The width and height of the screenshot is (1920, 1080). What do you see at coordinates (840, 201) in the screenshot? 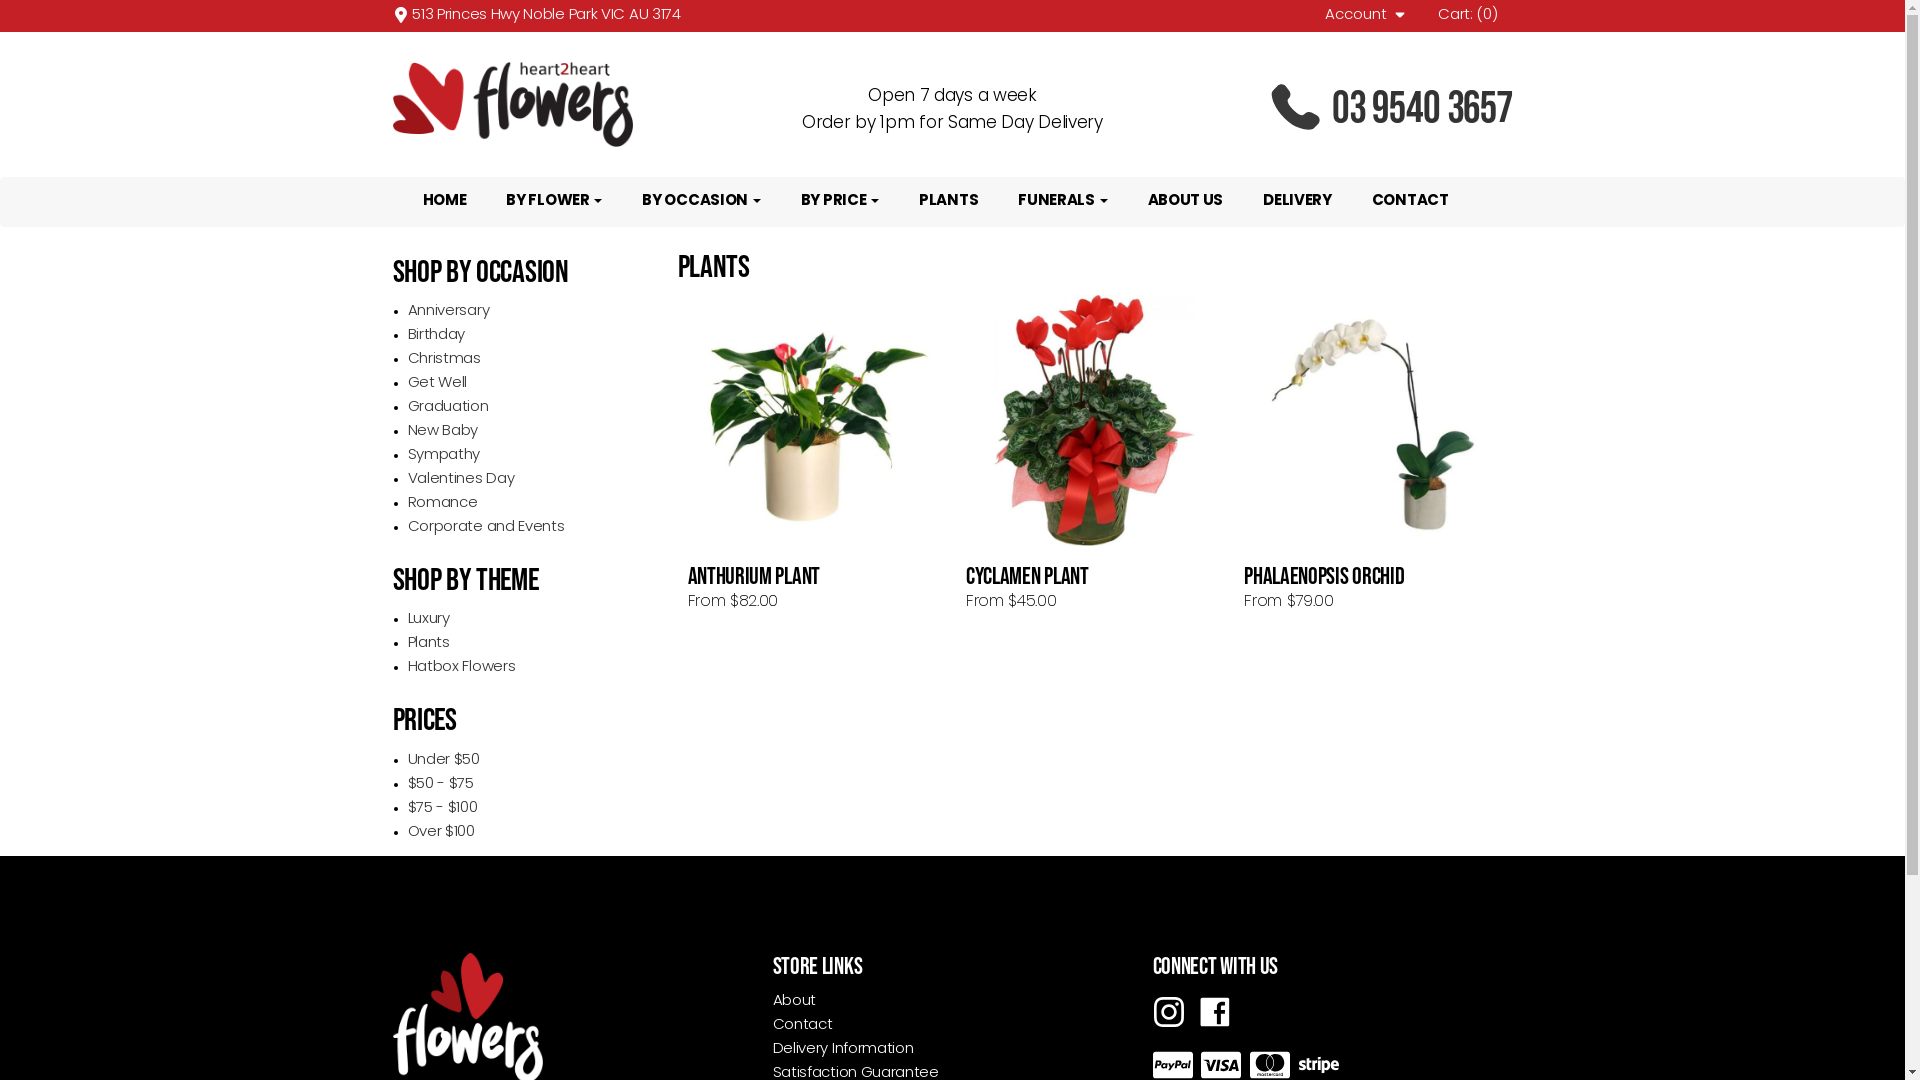
I see `'BY PRICE'` at bounding box center [840, 201].